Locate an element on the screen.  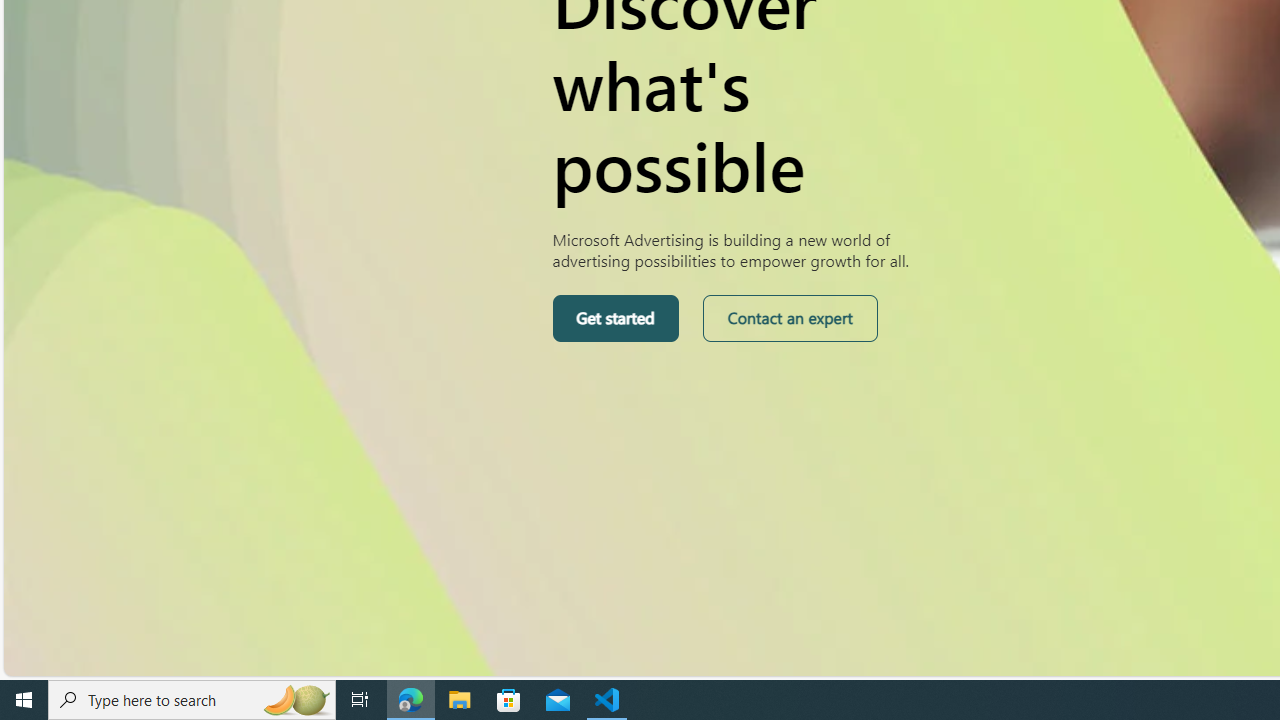
'Contact an expert' is located at coordinates (788, 317).